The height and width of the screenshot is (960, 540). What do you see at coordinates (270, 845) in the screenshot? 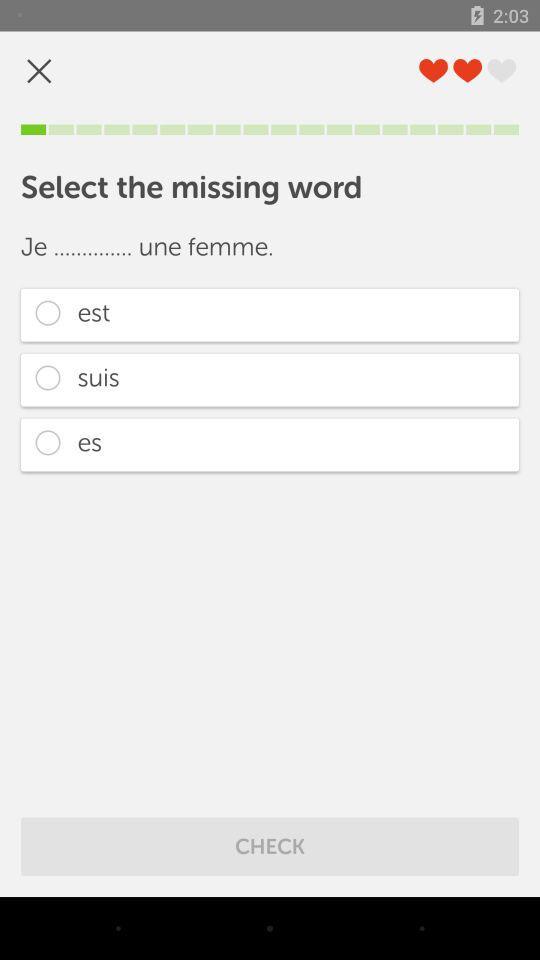
I see `check` at bounding box center [270, 845].